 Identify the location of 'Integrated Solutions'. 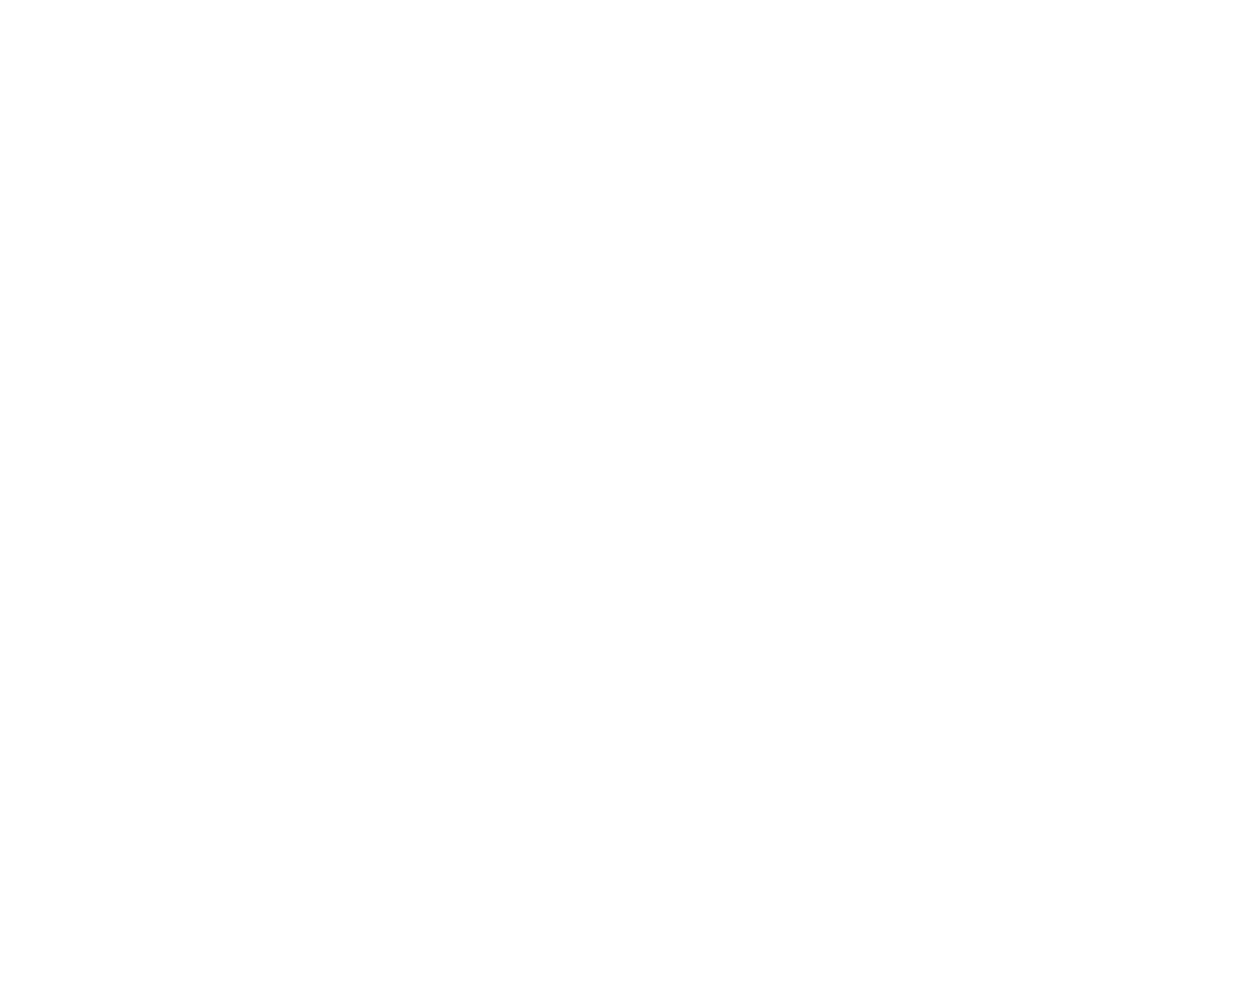
(942, 118).